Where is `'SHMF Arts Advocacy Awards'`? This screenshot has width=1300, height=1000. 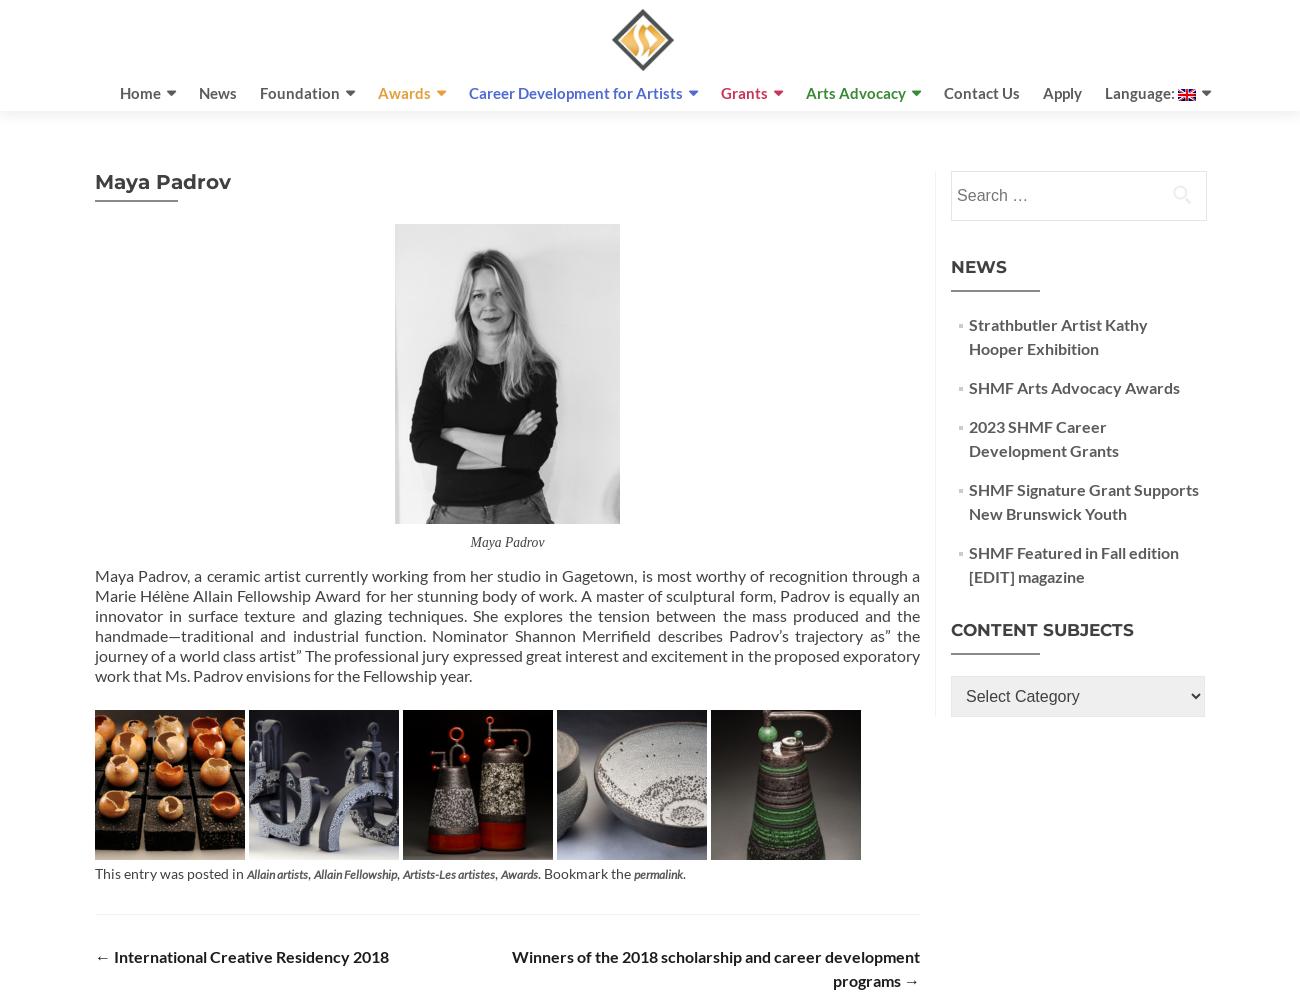 'SHMF Arts Advocacy Awards' is located at coordinates (967, 387).